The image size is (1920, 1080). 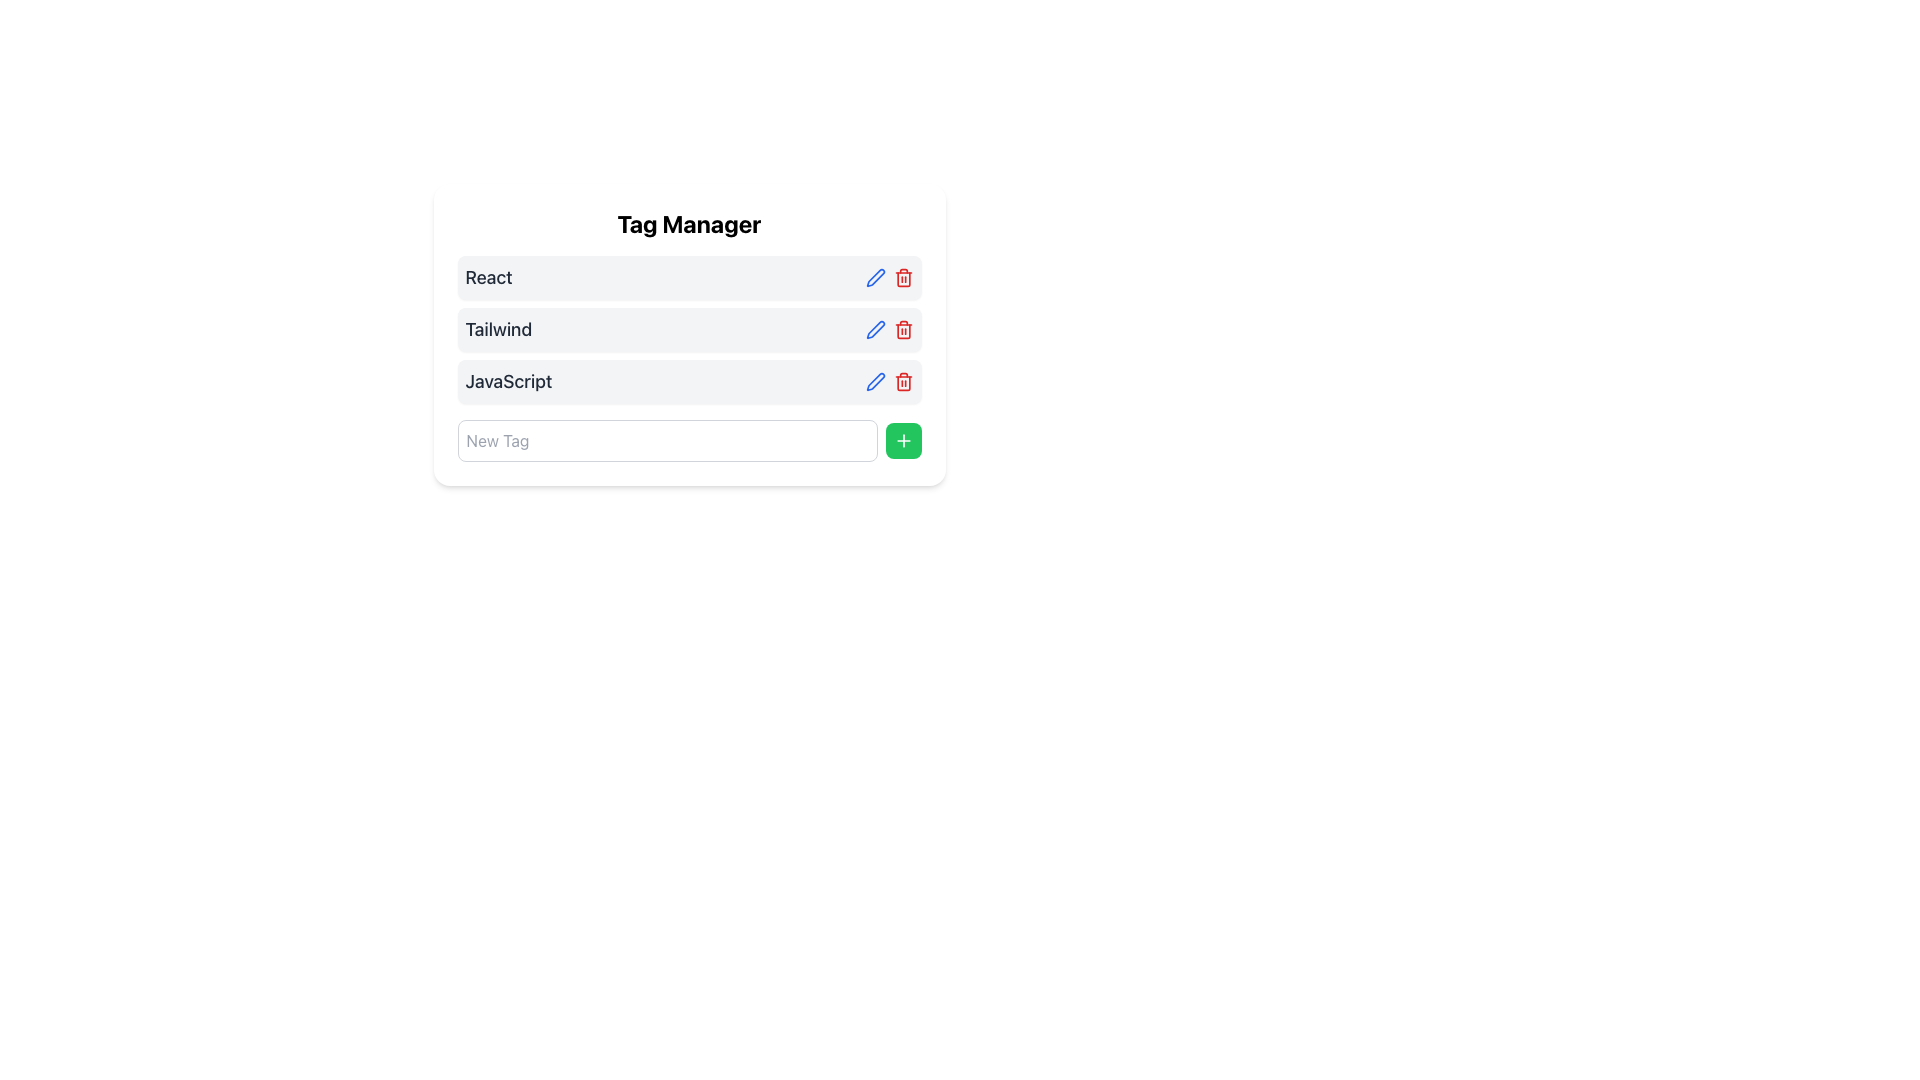 What do you see at coordinates (489, 277) in the screenshot?
I see `the Text Label displaying 'React' located under the 'Tag Manager' heading, which is the first entry in the list` at bounding box center [489, 277].